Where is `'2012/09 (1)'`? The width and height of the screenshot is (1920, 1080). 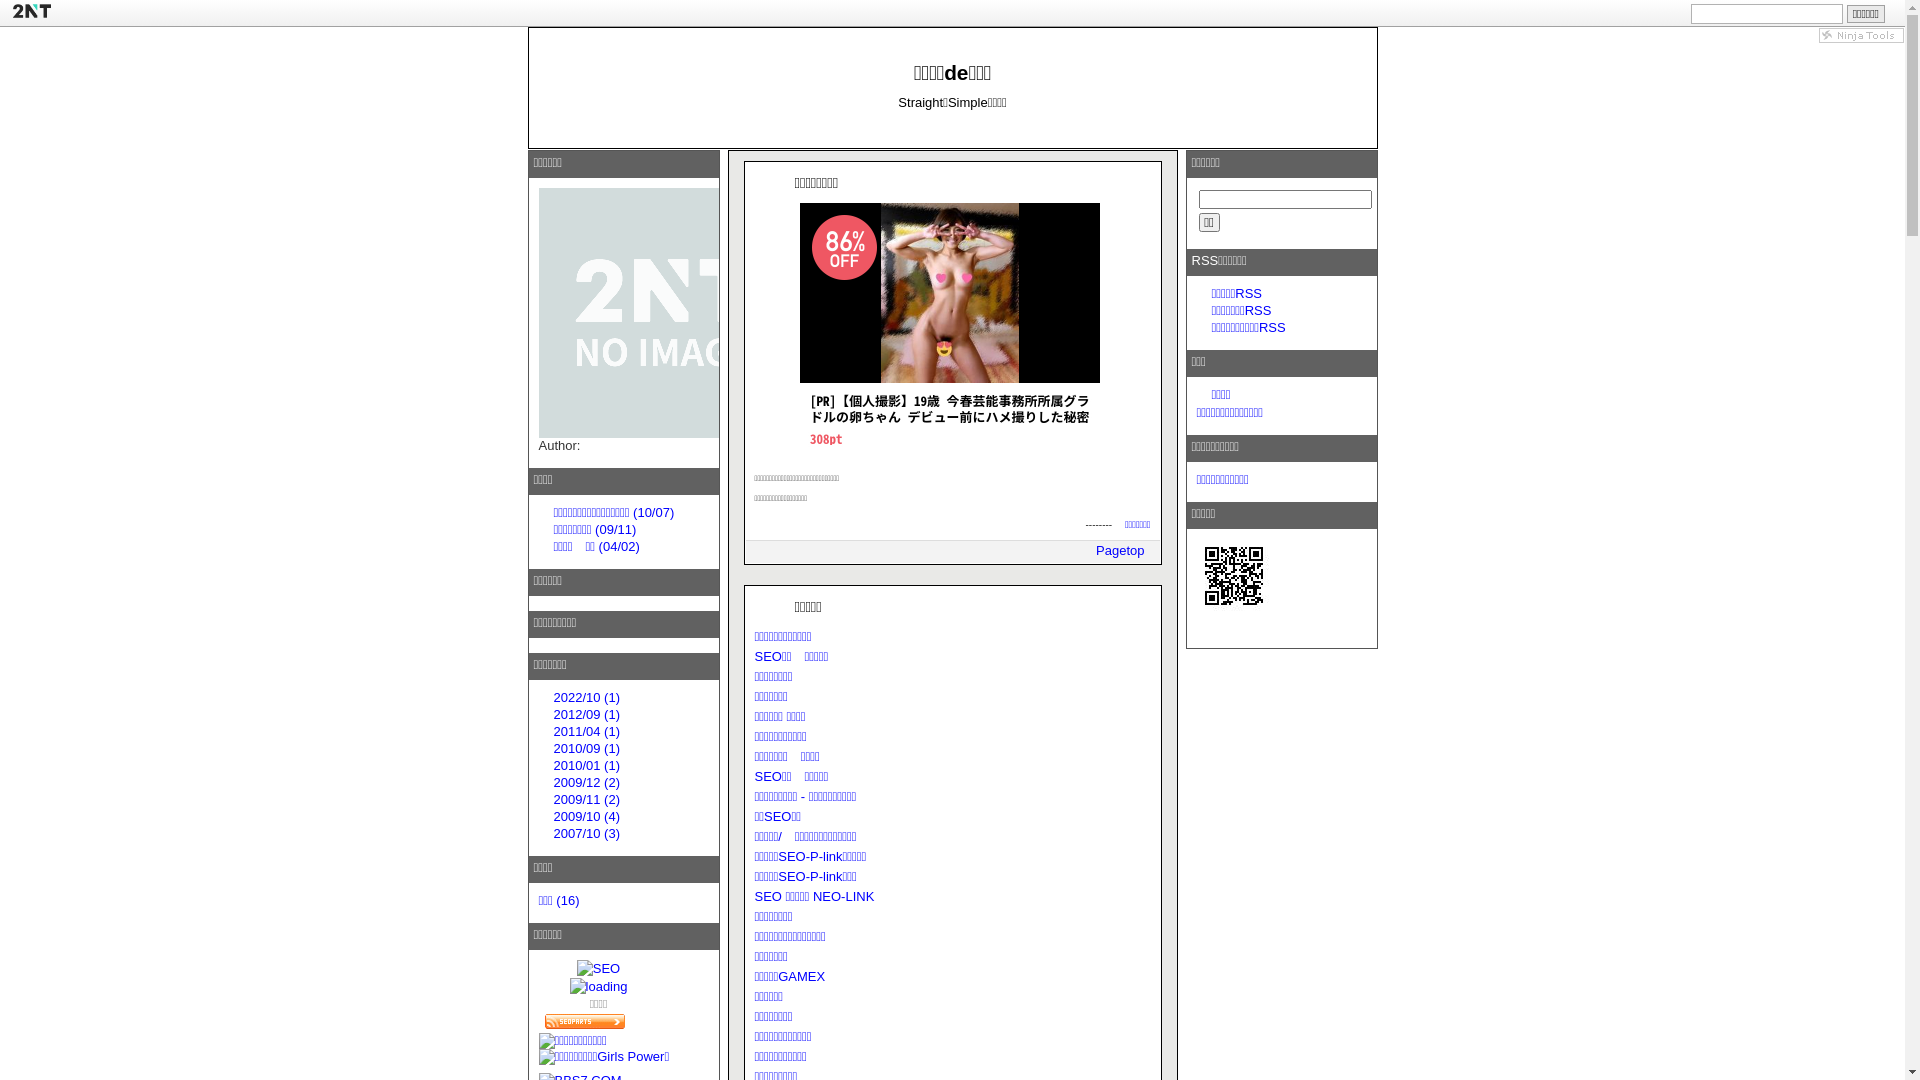
'2012/09 (1)' is located at coordinates (586, 713).